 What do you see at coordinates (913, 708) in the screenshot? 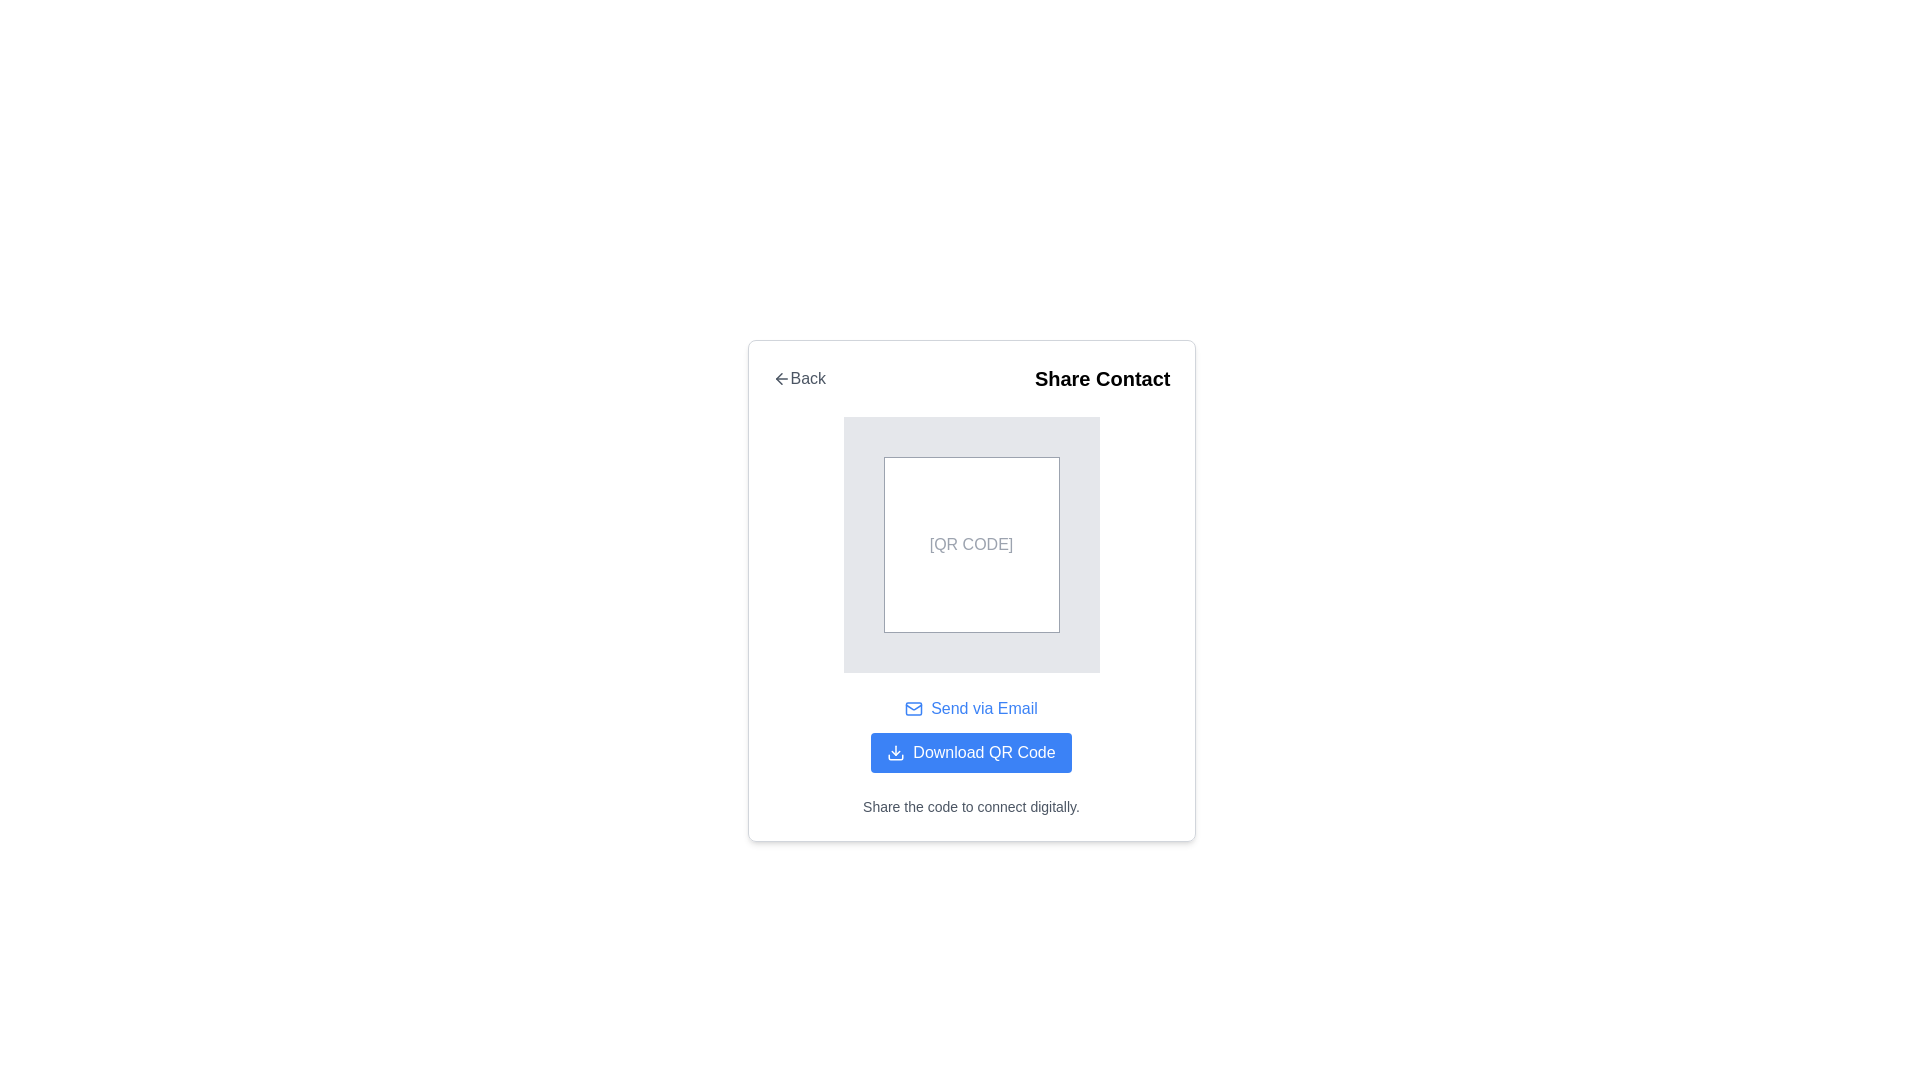
I see `the graphical rectangle within the 'Send via Email' icon, which is located above the blue 'Download QR Code' button` at bounding box center [913, 708].